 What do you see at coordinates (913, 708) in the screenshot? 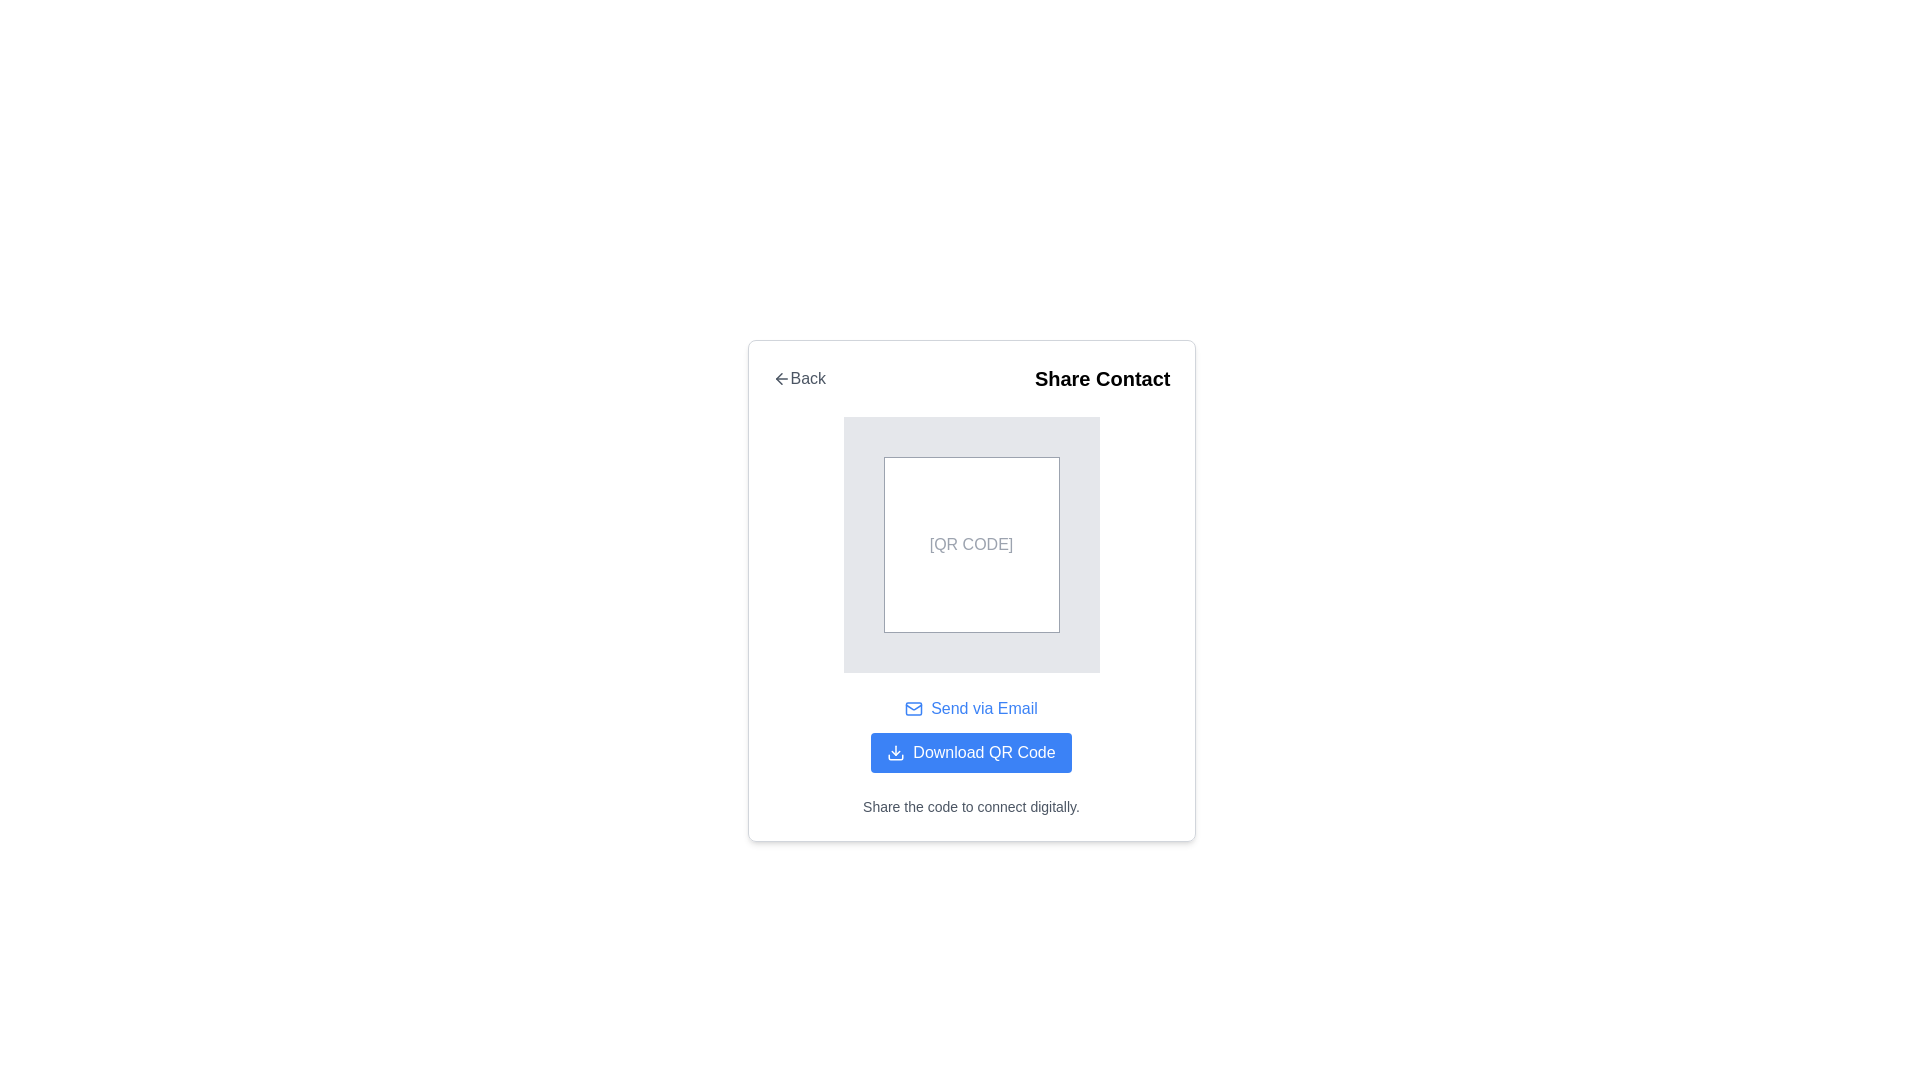
I see `the graphical rectangle within the 'Send via Email' icon, which is located above the blue 'Download QR Code' button` at bounding box center [913, 708].